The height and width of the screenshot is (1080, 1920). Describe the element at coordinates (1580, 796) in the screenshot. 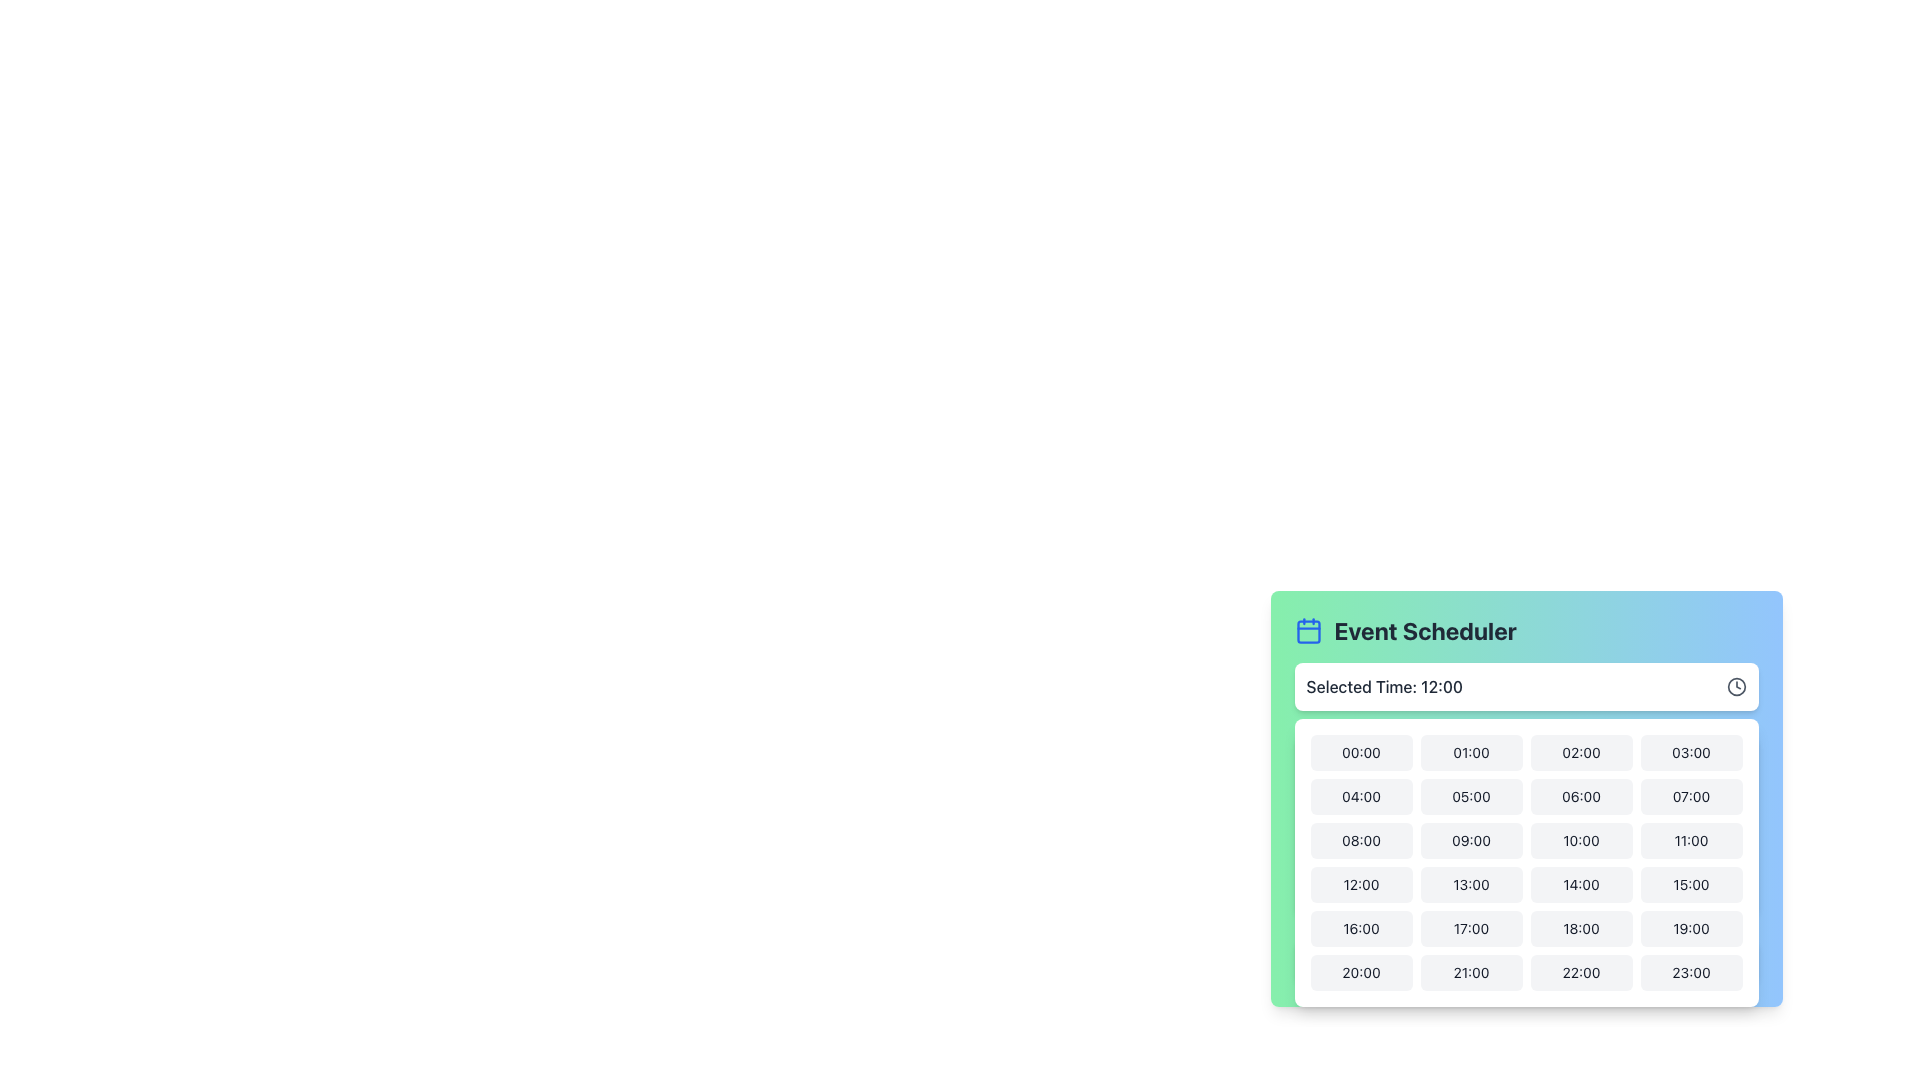

I see `the rectangular button labeled '06:00' in the Event Scheduler widget` at that location.